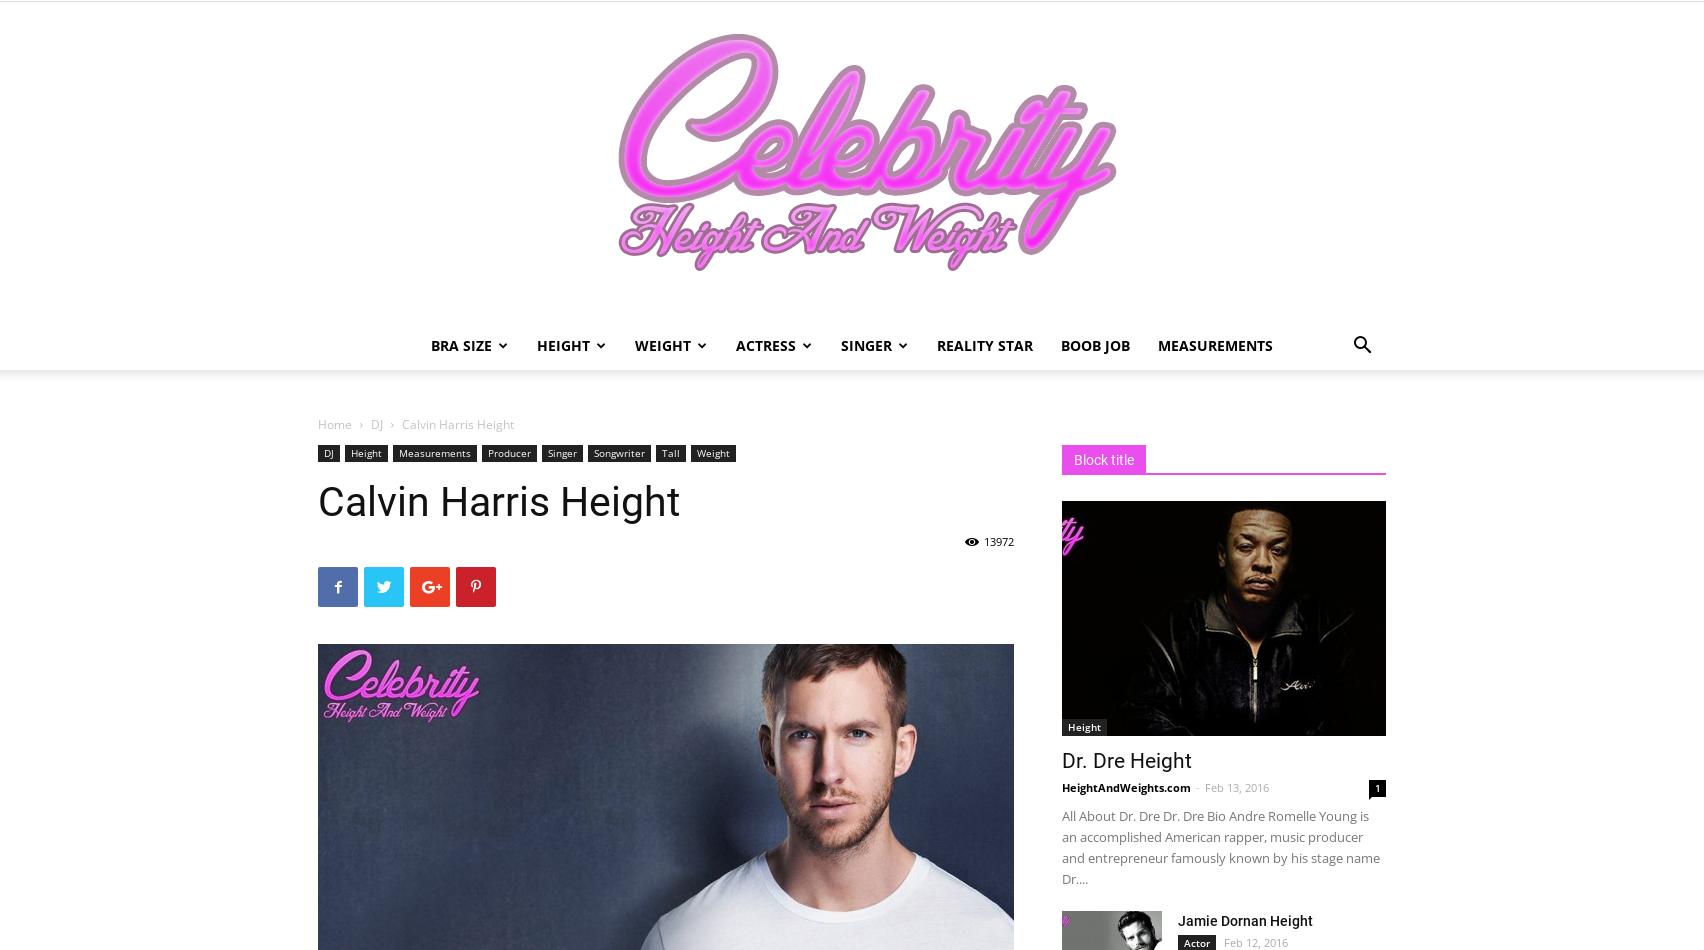 The image size is (1704, 950). Describe the element at coordinates (1374, 787) in the screenshot. I see `'1'` at that location.